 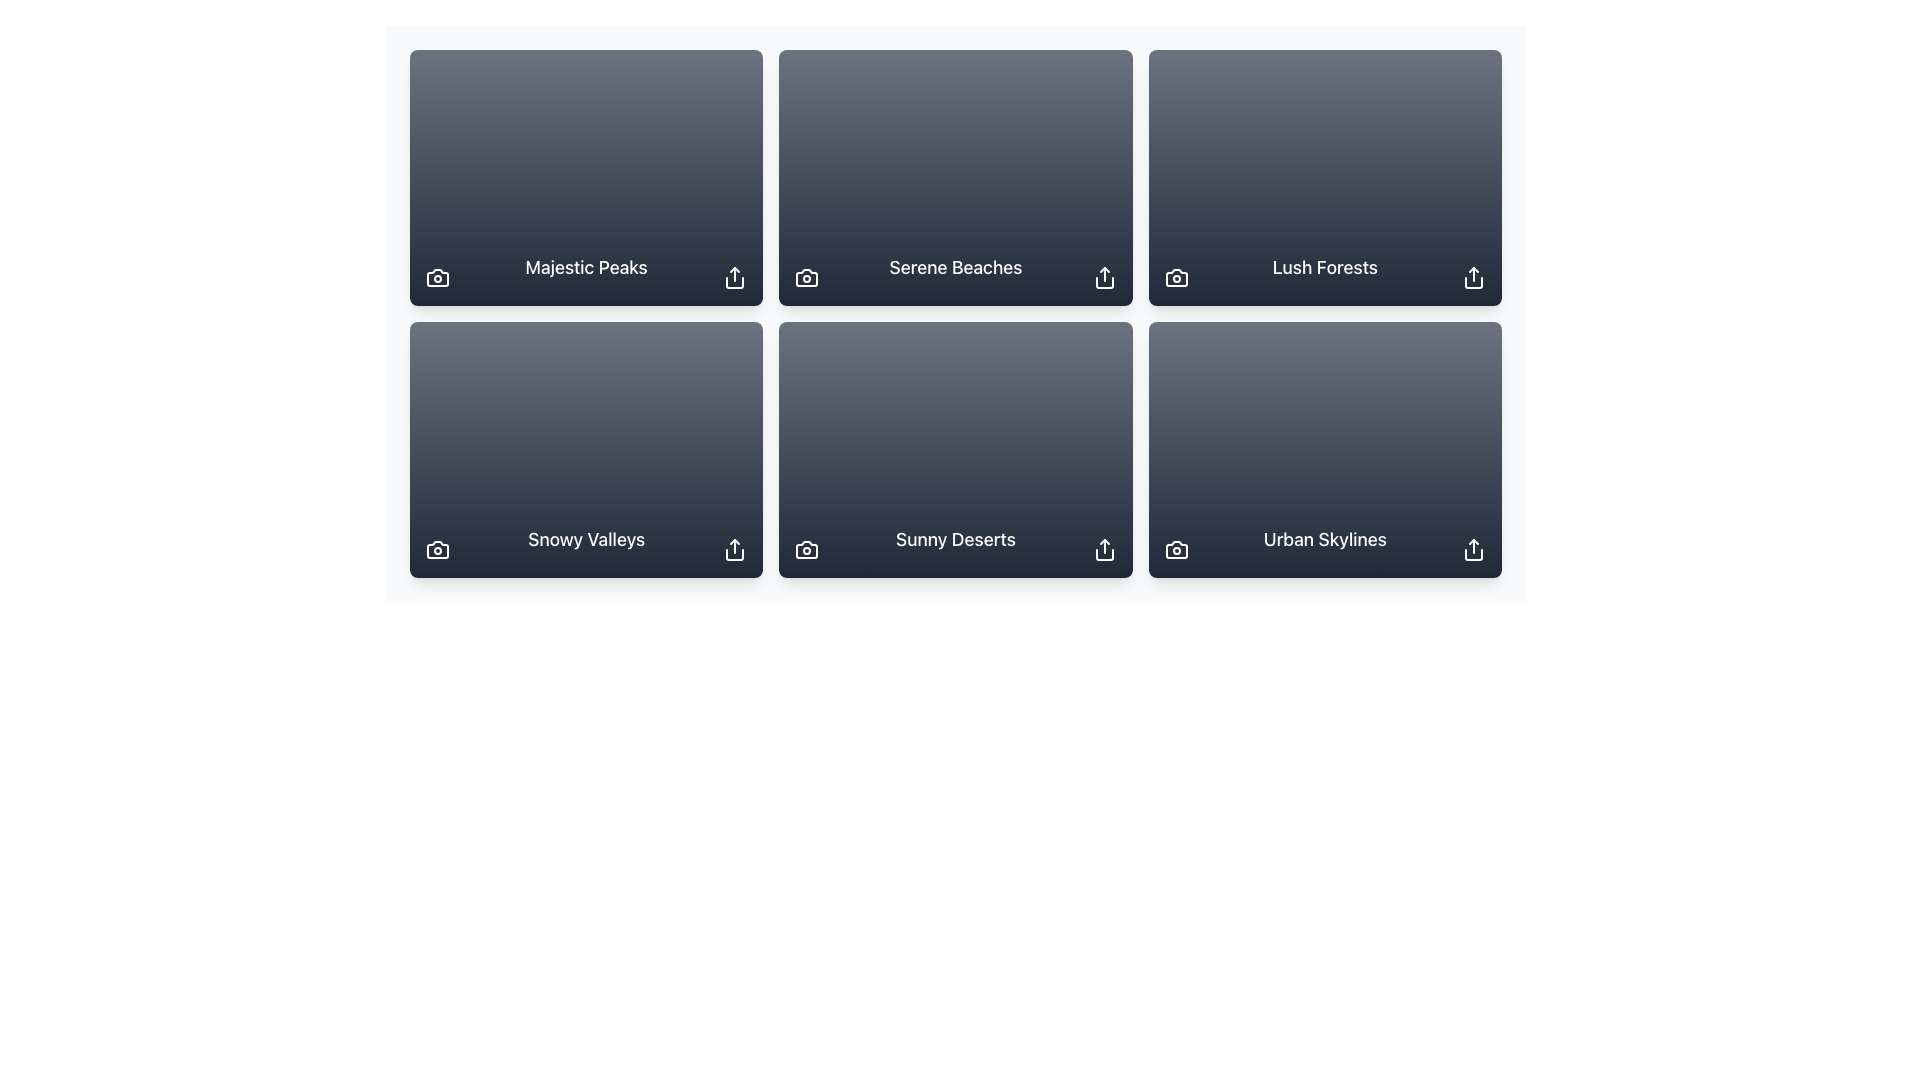 I want to click on the share icon button located at the bottom-right corner of the 'Sunny Deserts' card, so click(x=1103, y=550).